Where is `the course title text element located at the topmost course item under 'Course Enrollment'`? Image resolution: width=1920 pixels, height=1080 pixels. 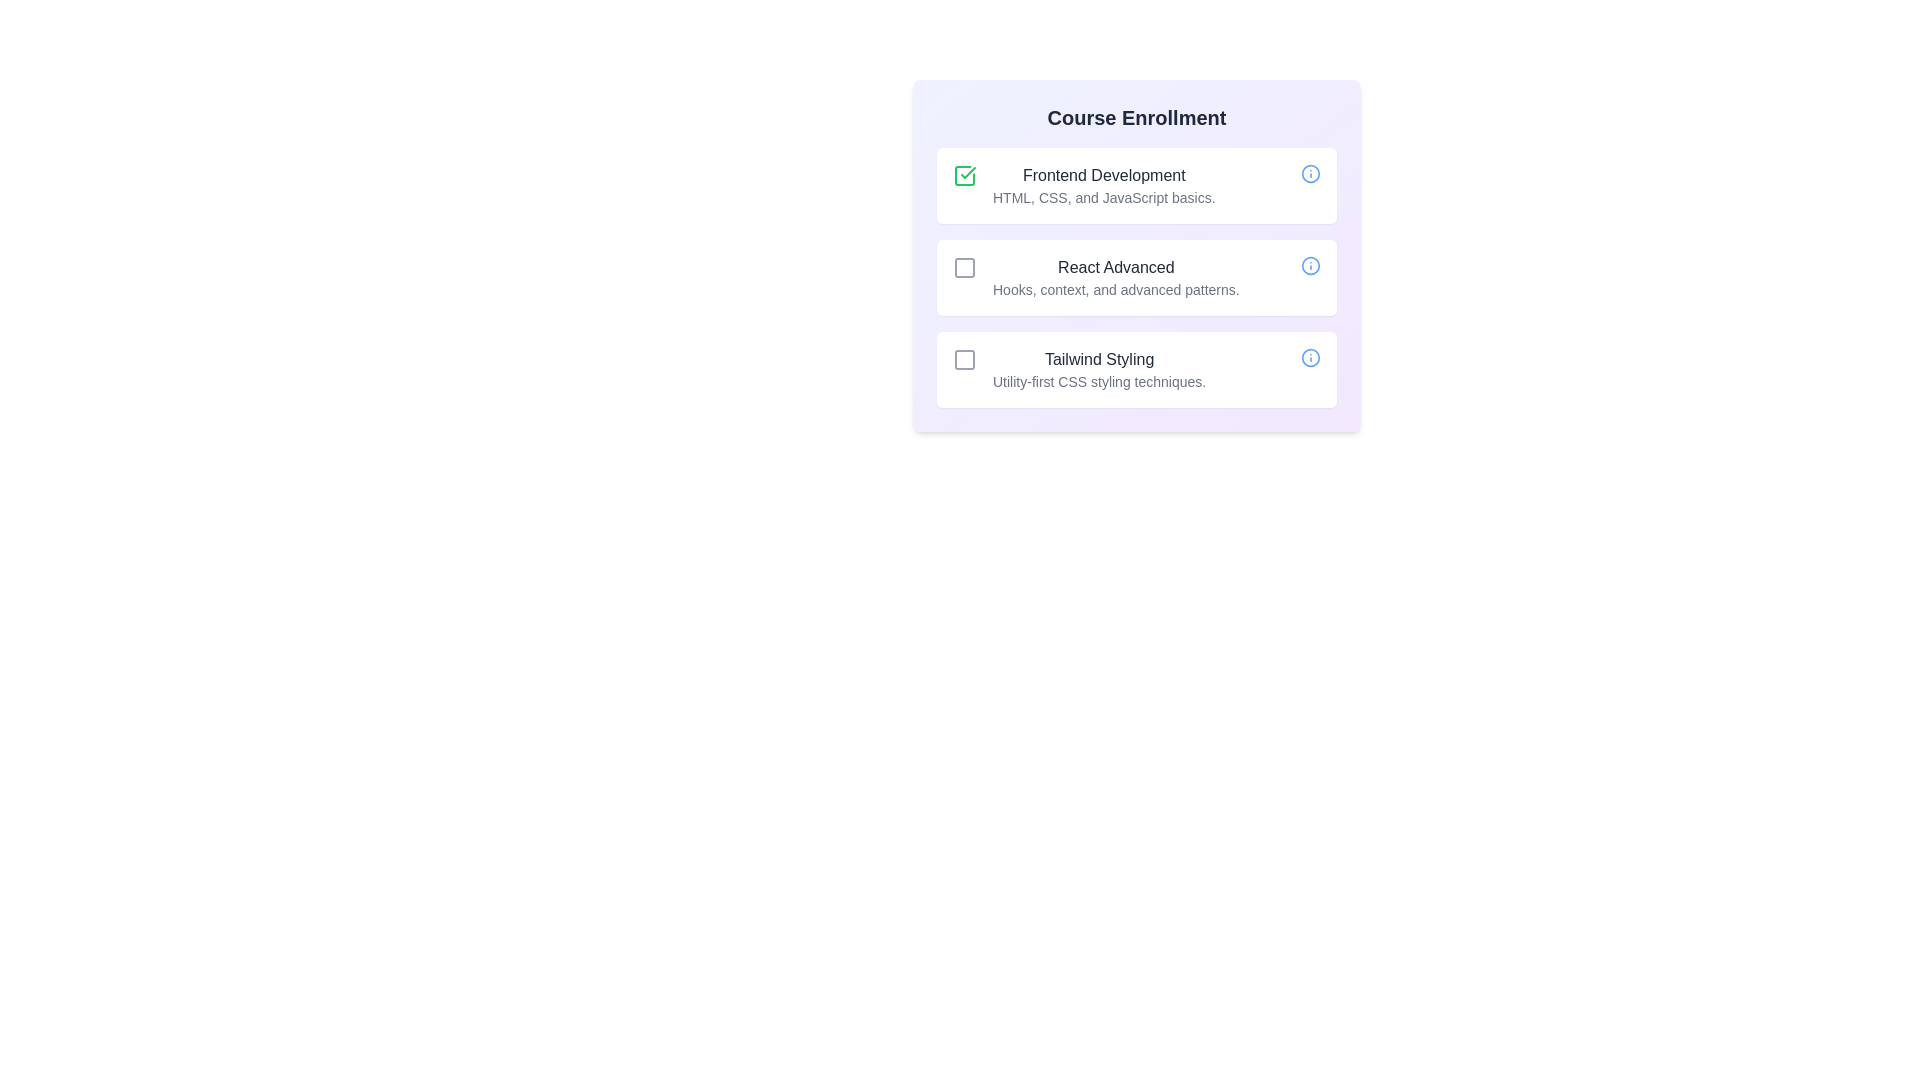 the course title text element located at the topmost course item under 'Course Enrollment' is located at coordinates (1103, 175).